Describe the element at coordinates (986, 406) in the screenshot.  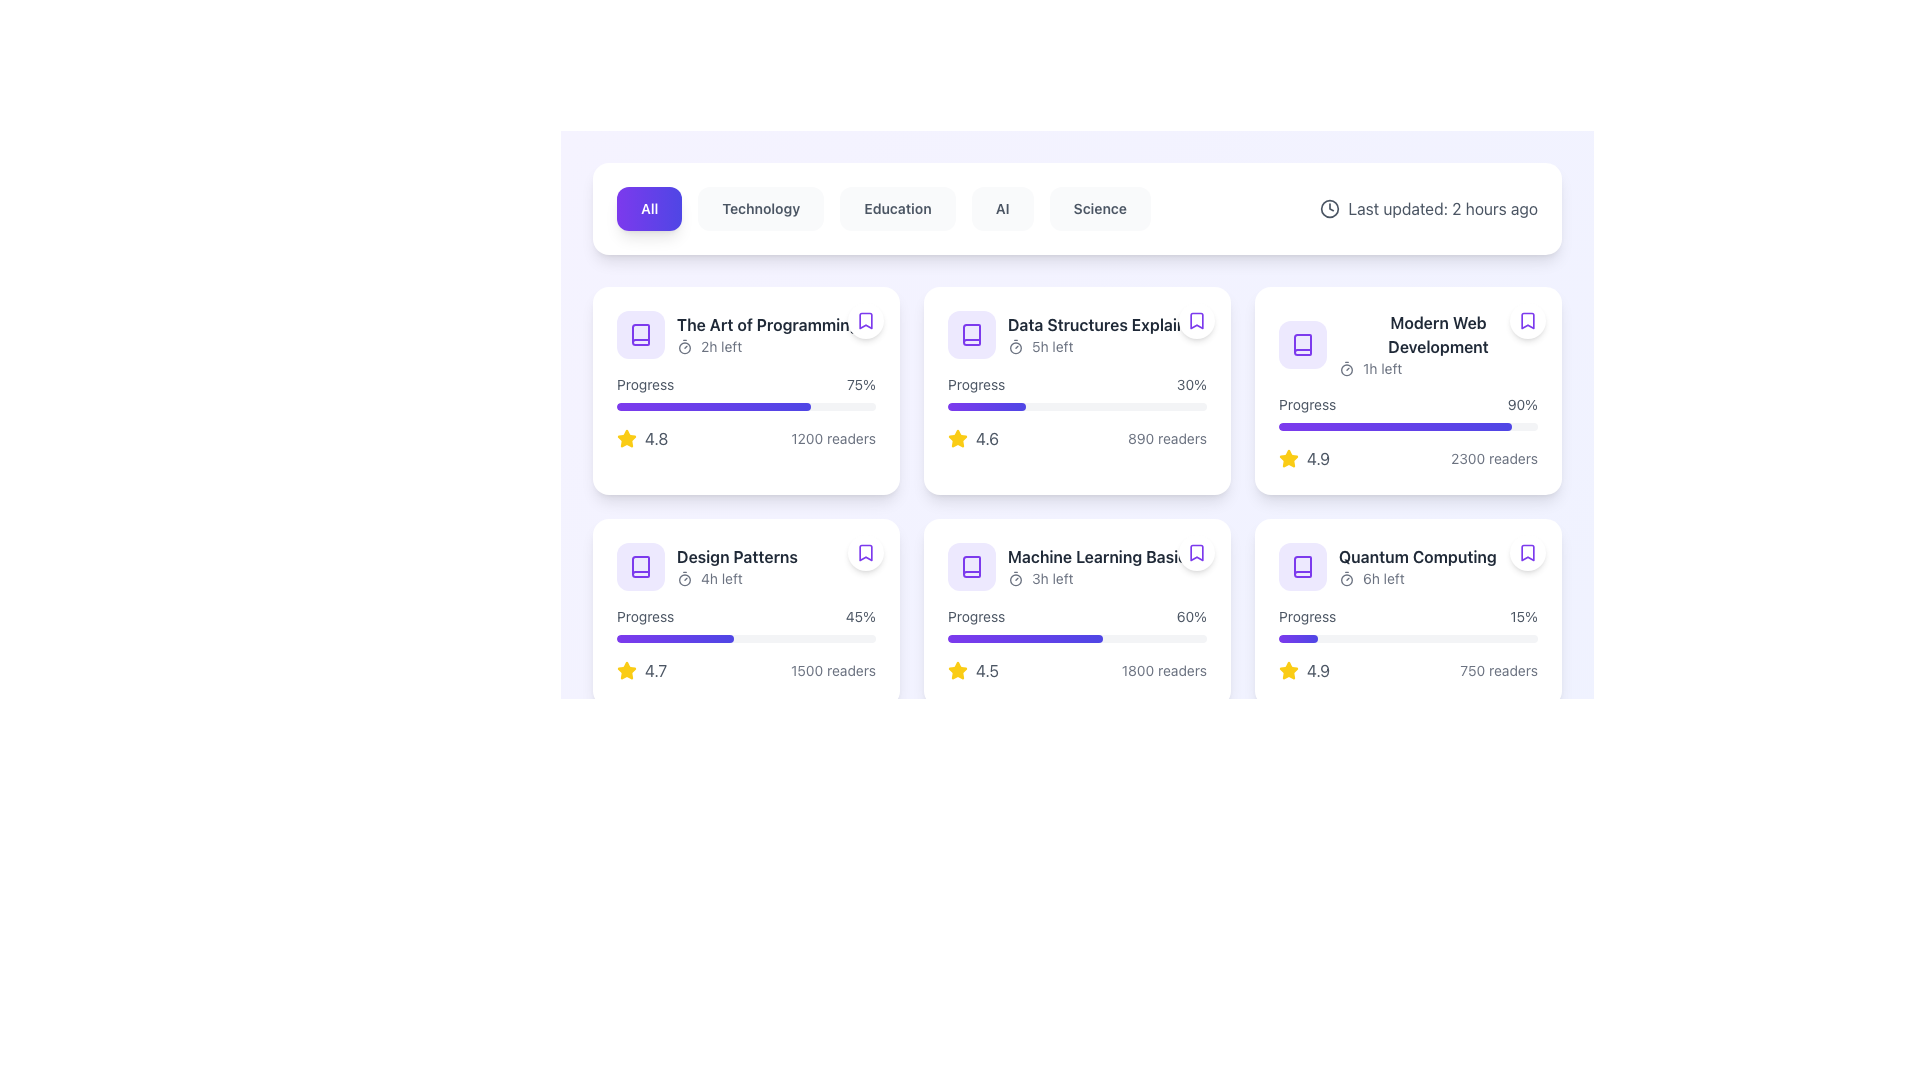
I see `the filled portion of the horizontal progress bar segment in the second card titled 'Data Structures Explained', which is a gradient-colored bar transitioning from violet to indigo` at that location.